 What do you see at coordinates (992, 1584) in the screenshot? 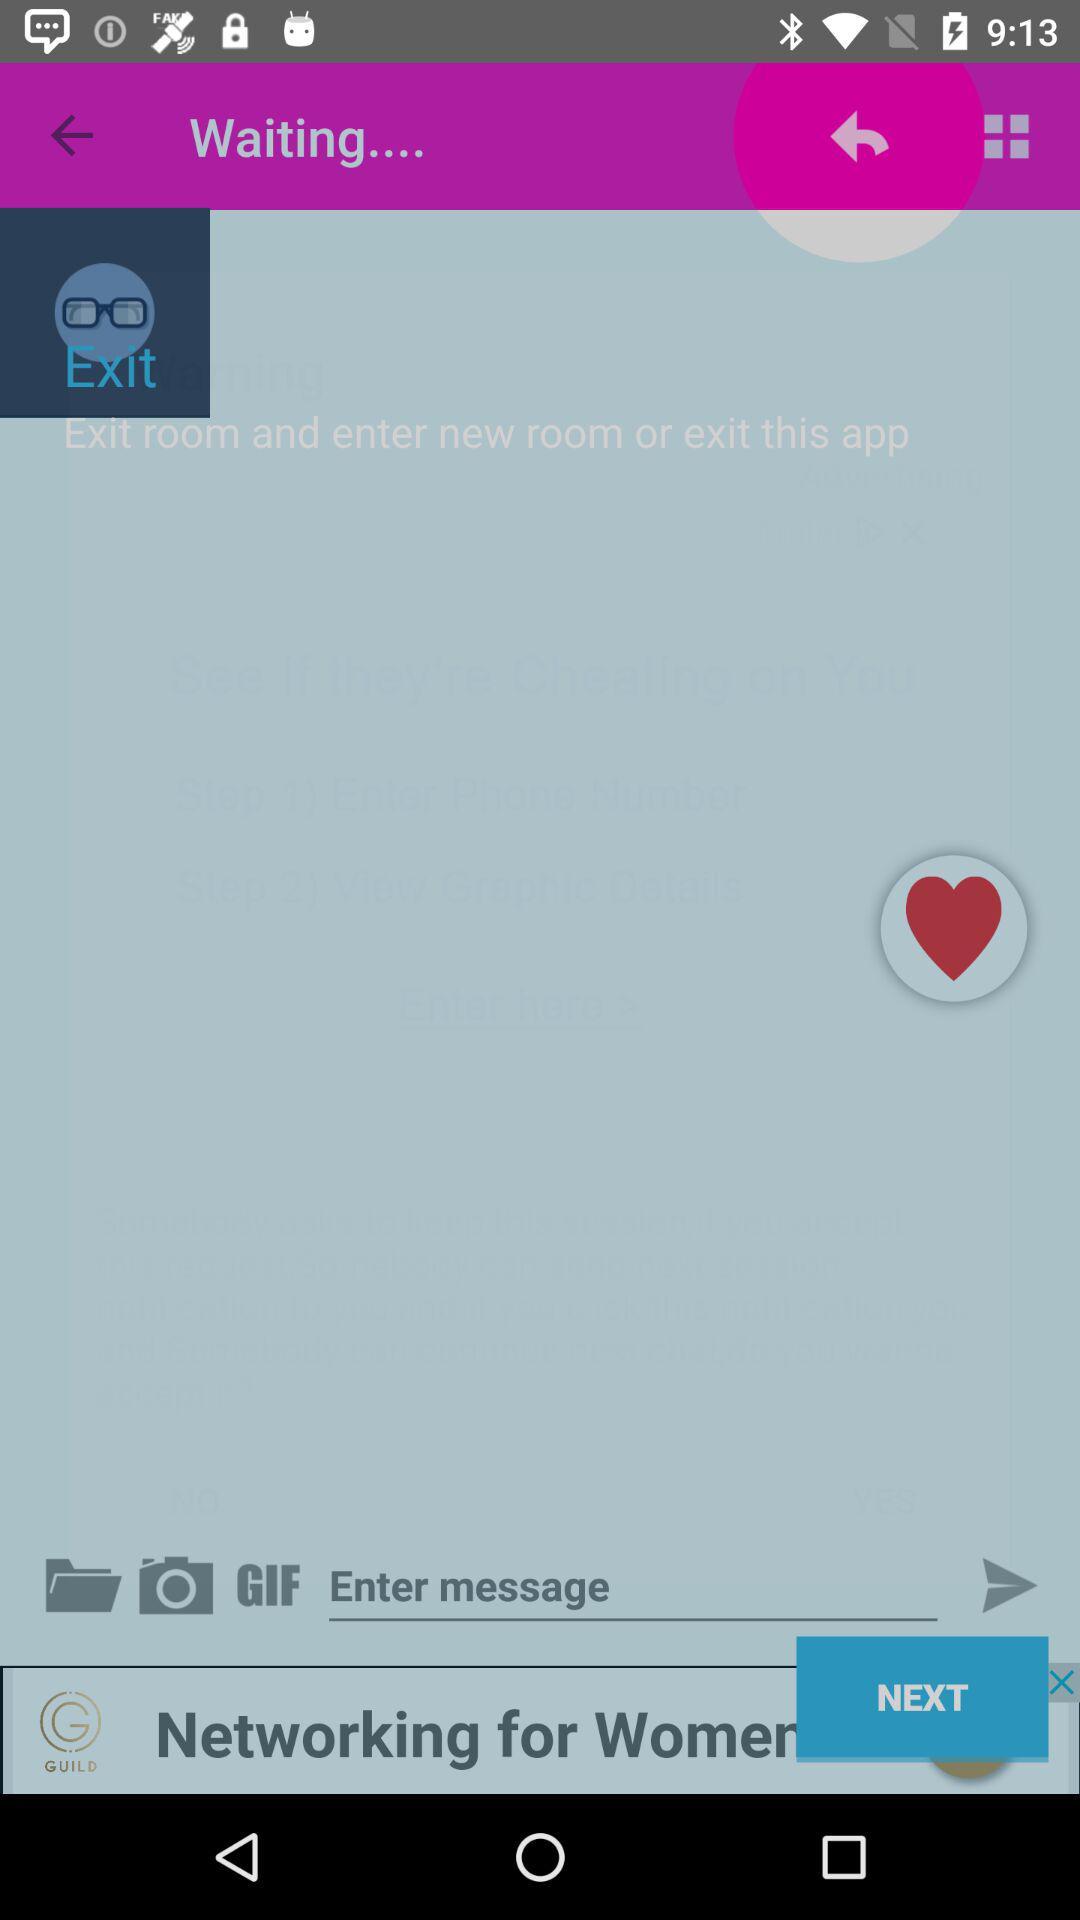
I see `the submit box` at bounding box center [992, 1584].